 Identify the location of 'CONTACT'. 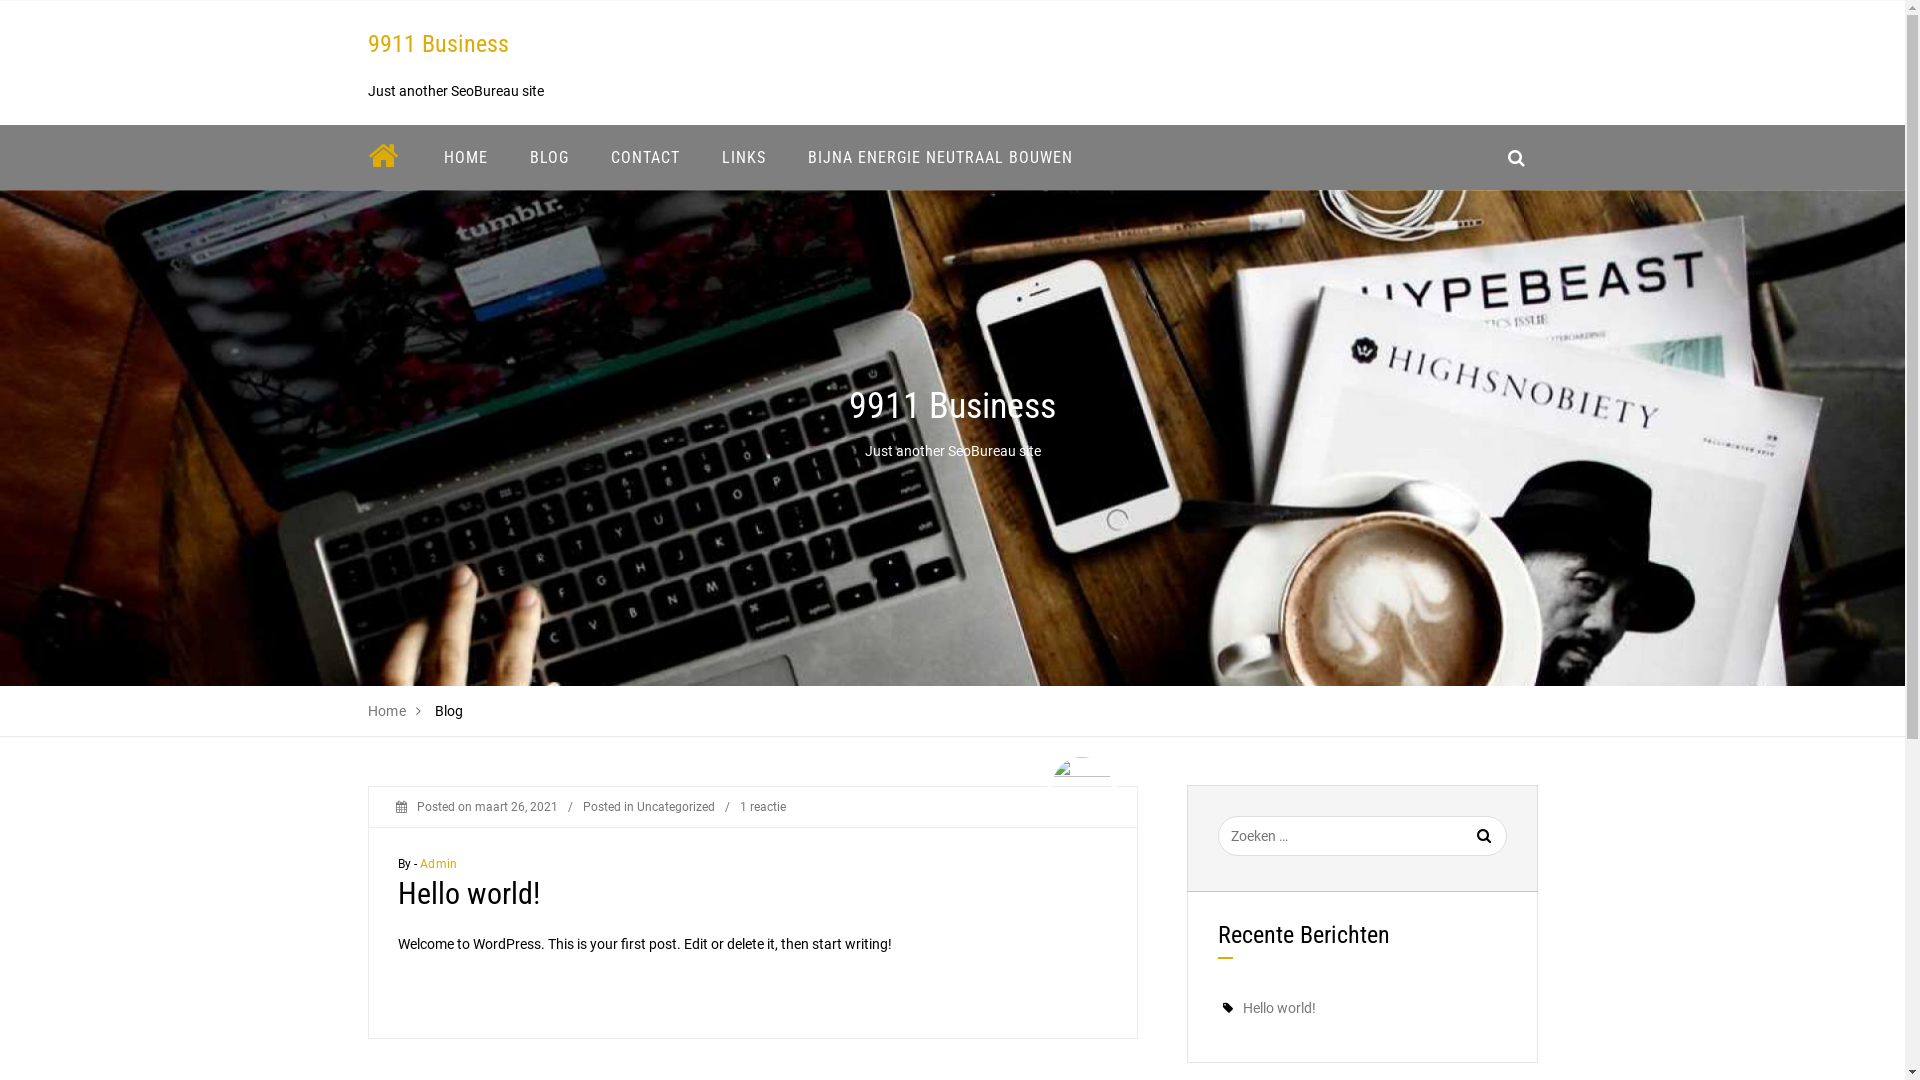
(597, 156).